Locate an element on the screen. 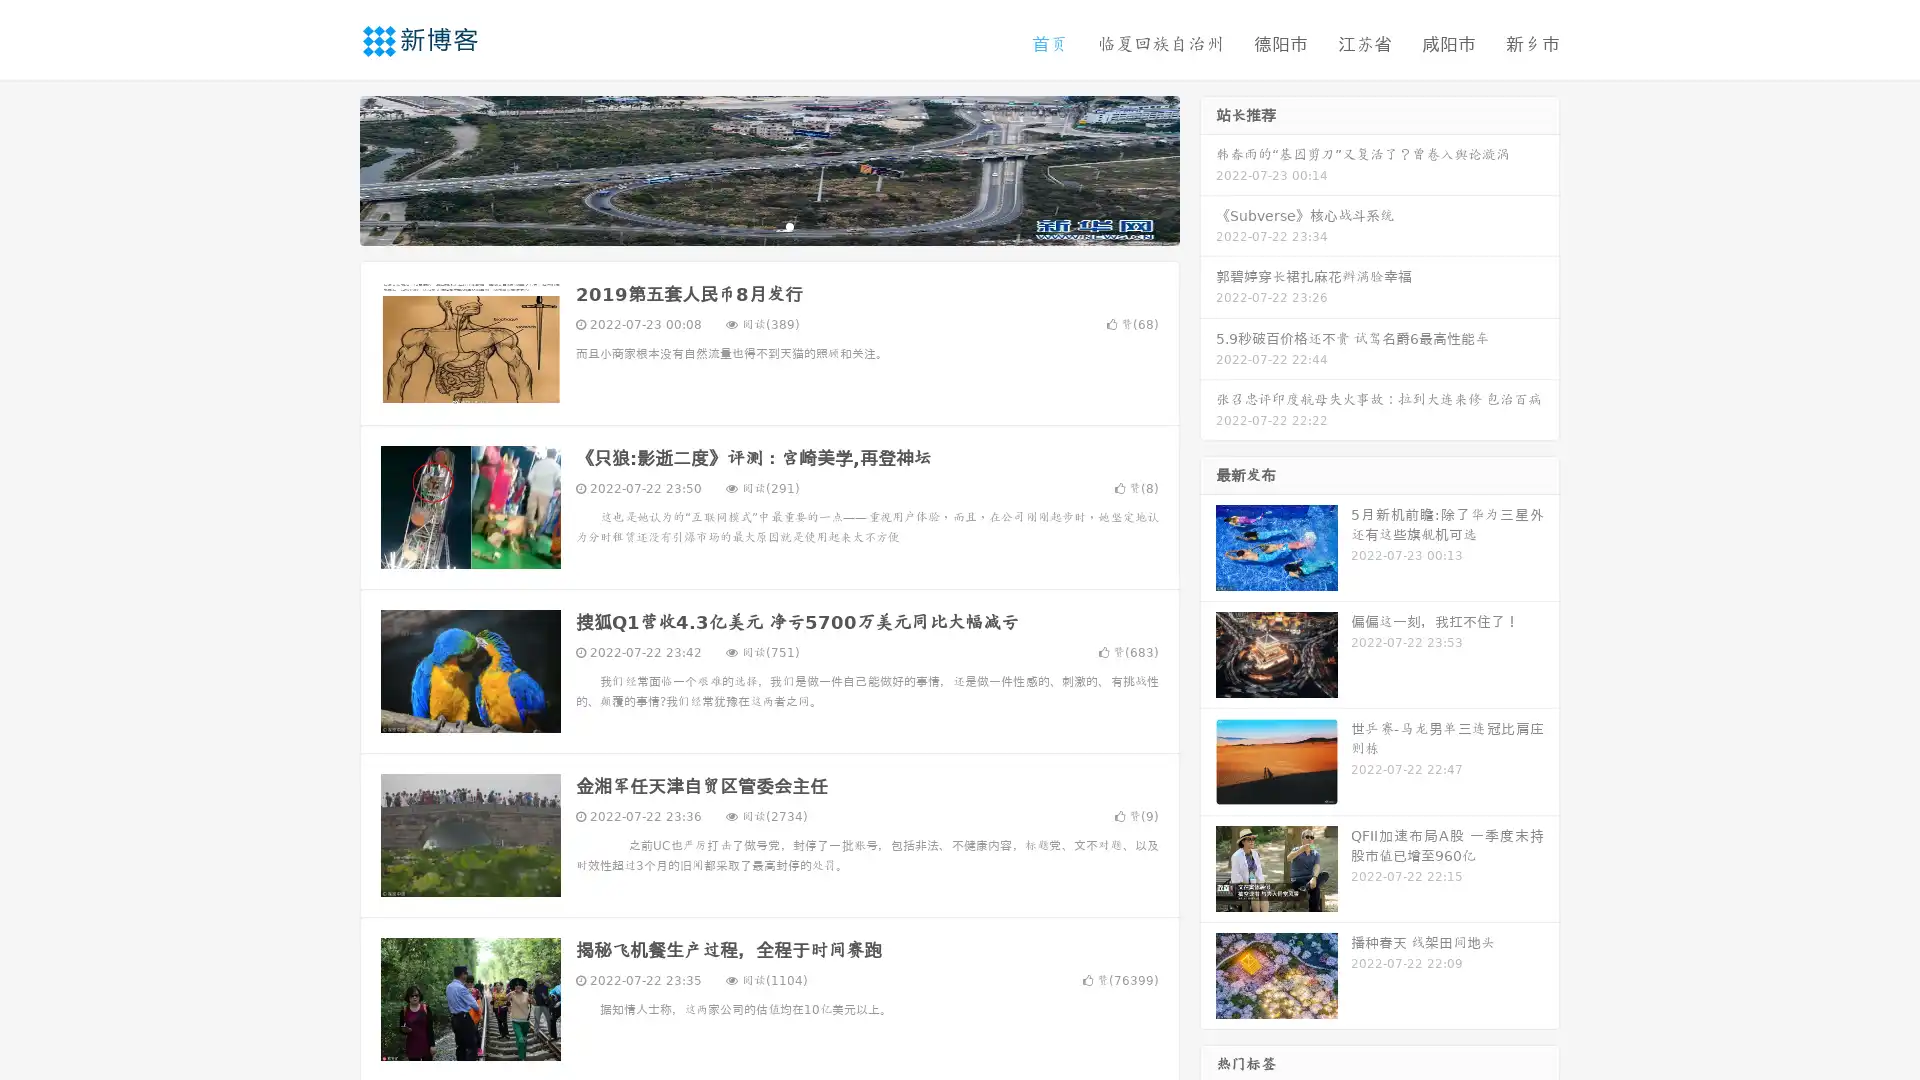  Next slide is located at coordinates (1208, 168).